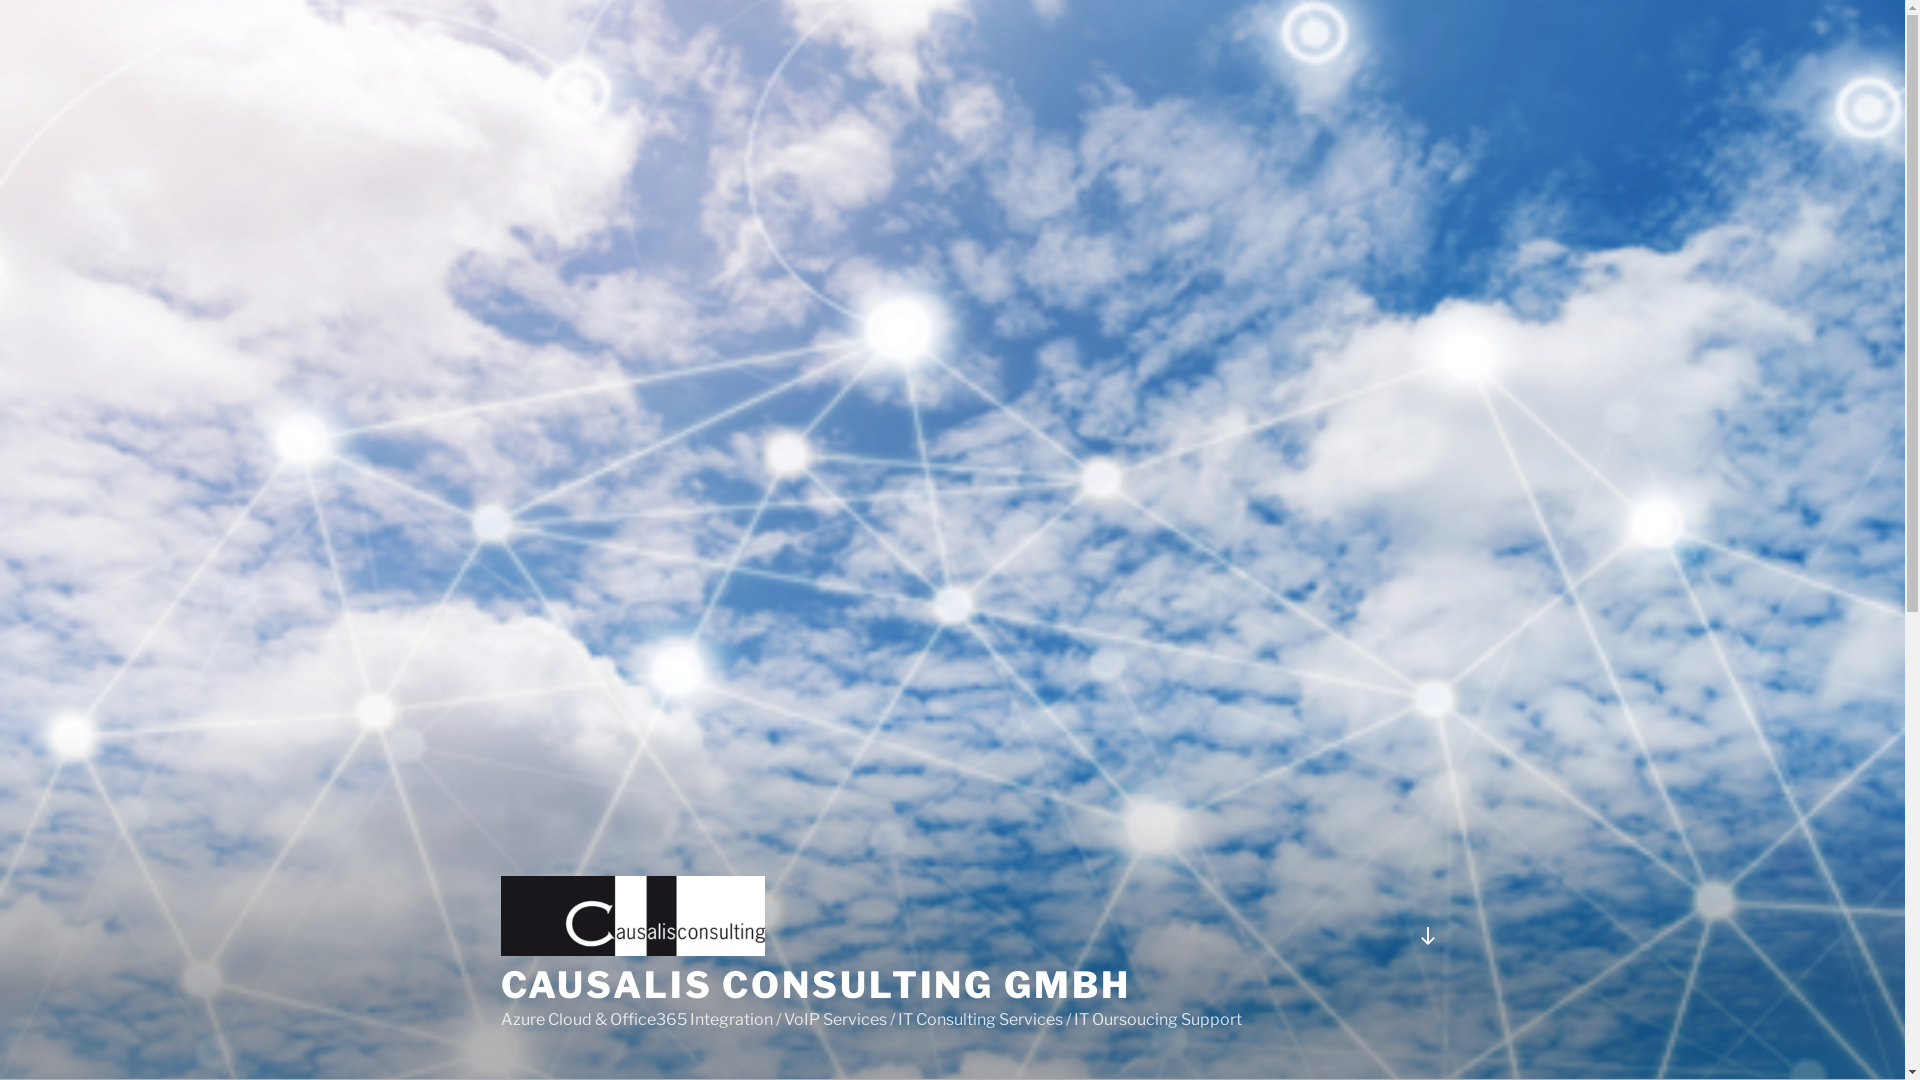  What do you see at coordinates (0, 0) in the screenshot?
I see `'Zum Inhalt springen'` at bounding box center [0, 0].